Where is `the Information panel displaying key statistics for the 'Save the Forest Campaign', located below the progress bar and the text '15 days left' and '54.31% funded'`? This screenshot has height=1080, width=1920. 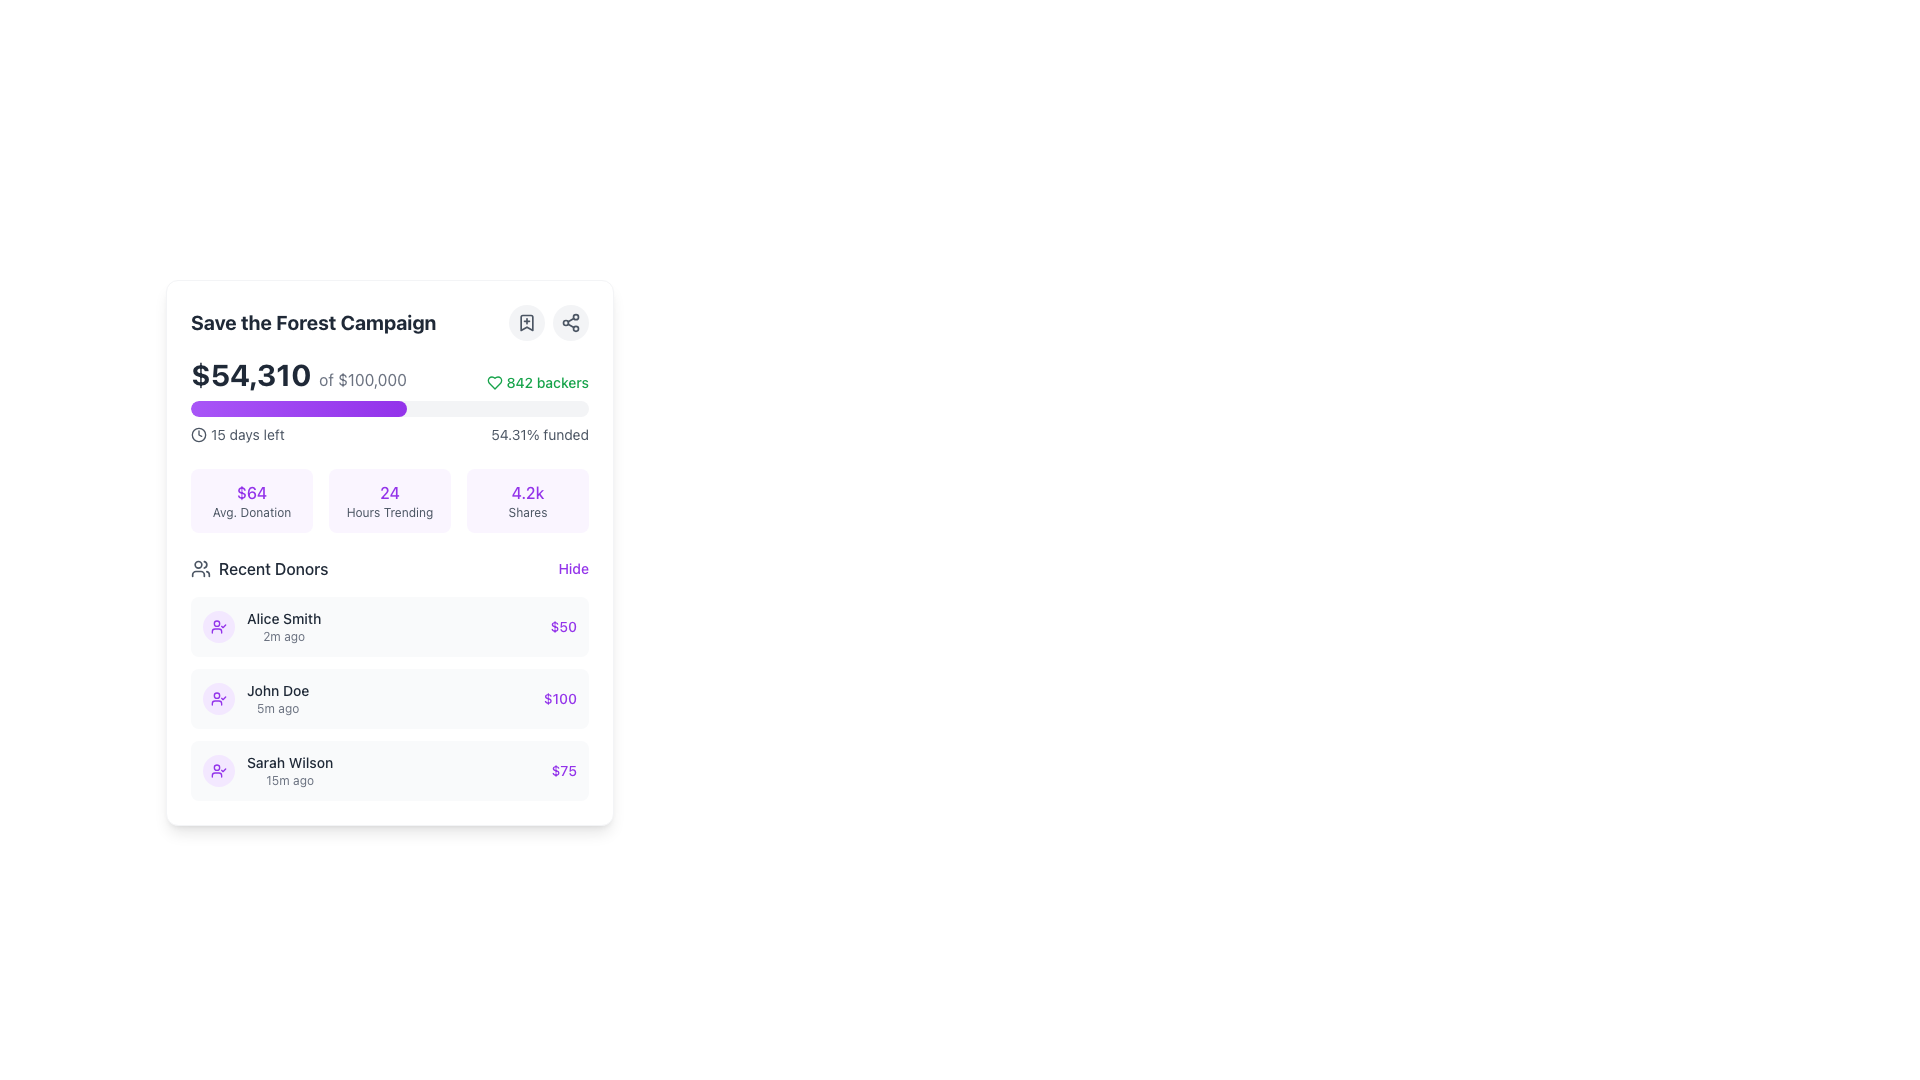
the Information panel displaying key statistics for the 'Save the Forest Campaign', located below the progress bar and the text '15 days left' and '54.31% funded' is located at coordinates (389, 500).